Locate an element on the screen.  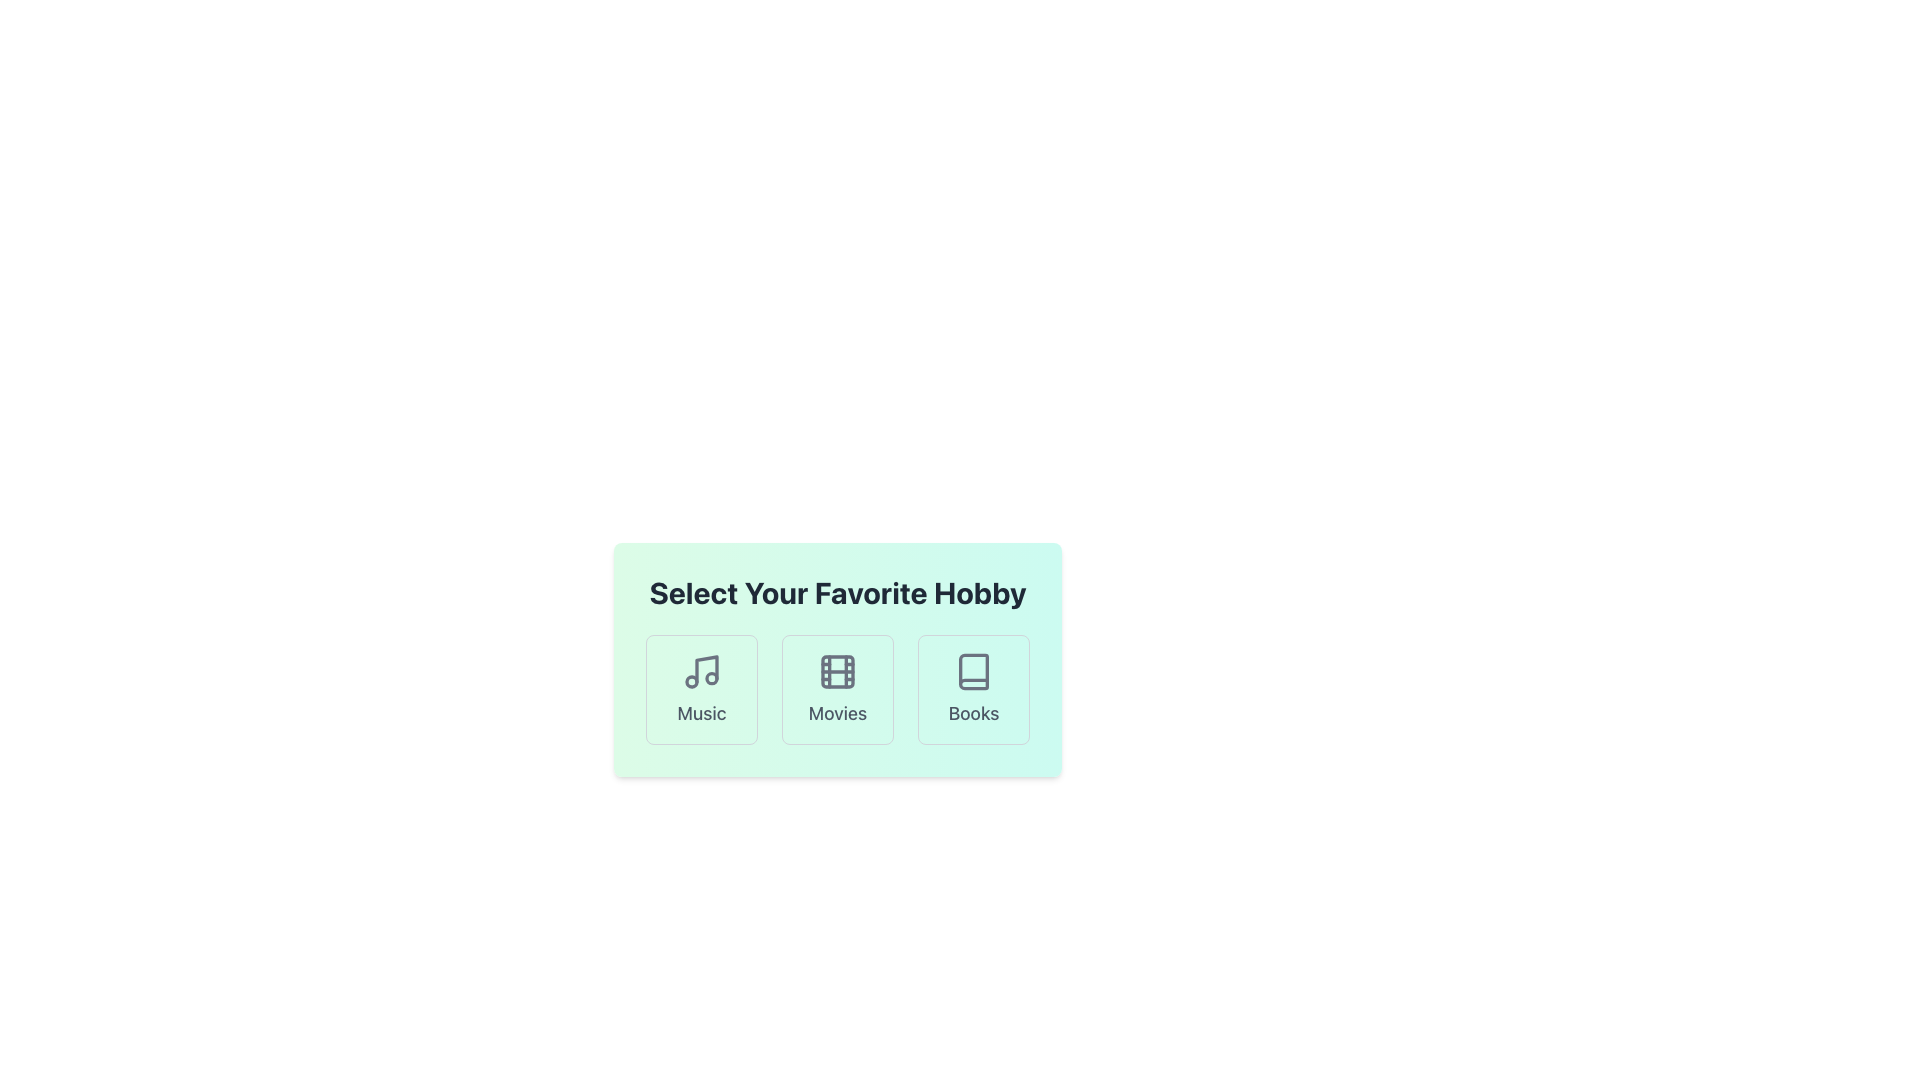
the inner rectangle of the 'Movies' icon, which is the second icon in a row of three, located under the text 'Select Your Favorite Hobby' is located at coordinates (838, 671).